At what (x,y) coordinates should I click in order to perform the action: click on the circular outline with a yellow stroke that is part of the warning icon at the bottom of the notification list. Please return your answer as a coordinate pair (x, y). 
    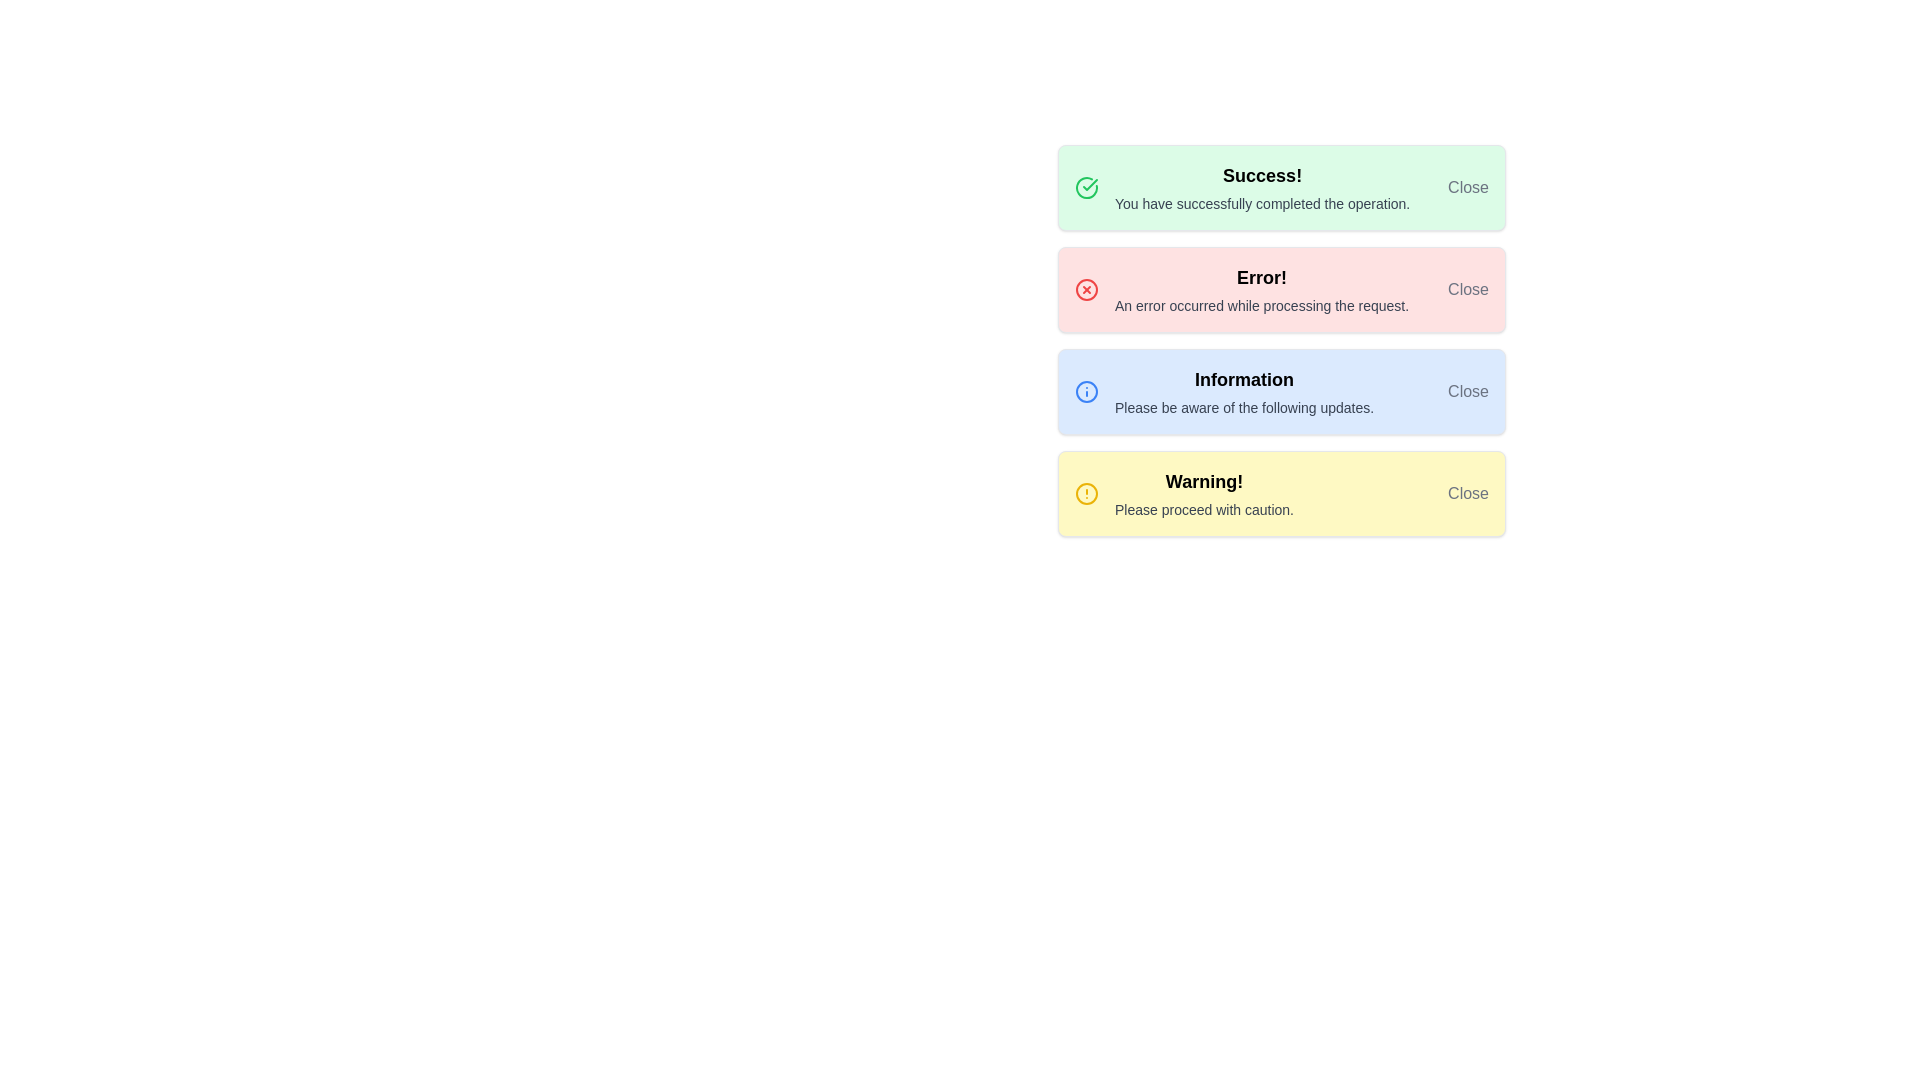
    Looking at the image, I should click on (1085, 493).